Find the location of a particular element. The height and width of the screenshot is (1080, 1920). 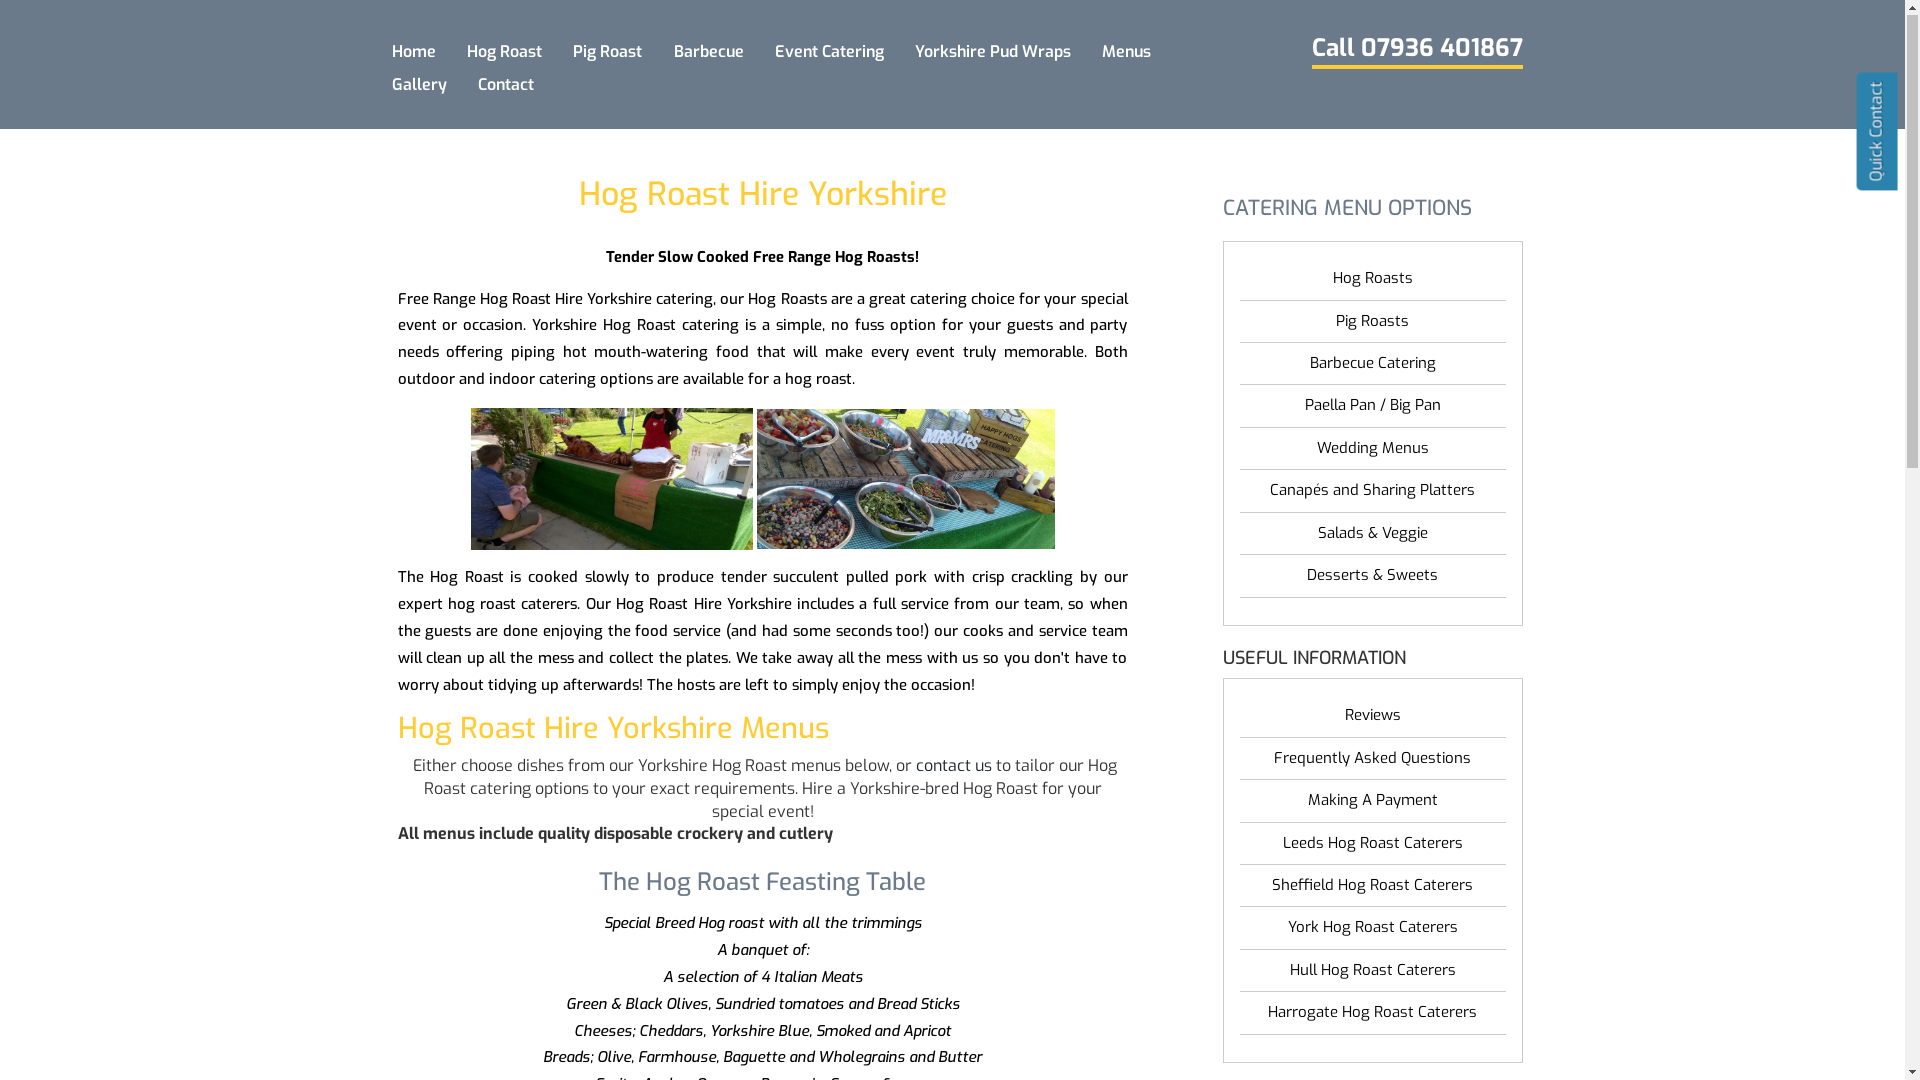

'contact us' is located at coordinates (953, 765).